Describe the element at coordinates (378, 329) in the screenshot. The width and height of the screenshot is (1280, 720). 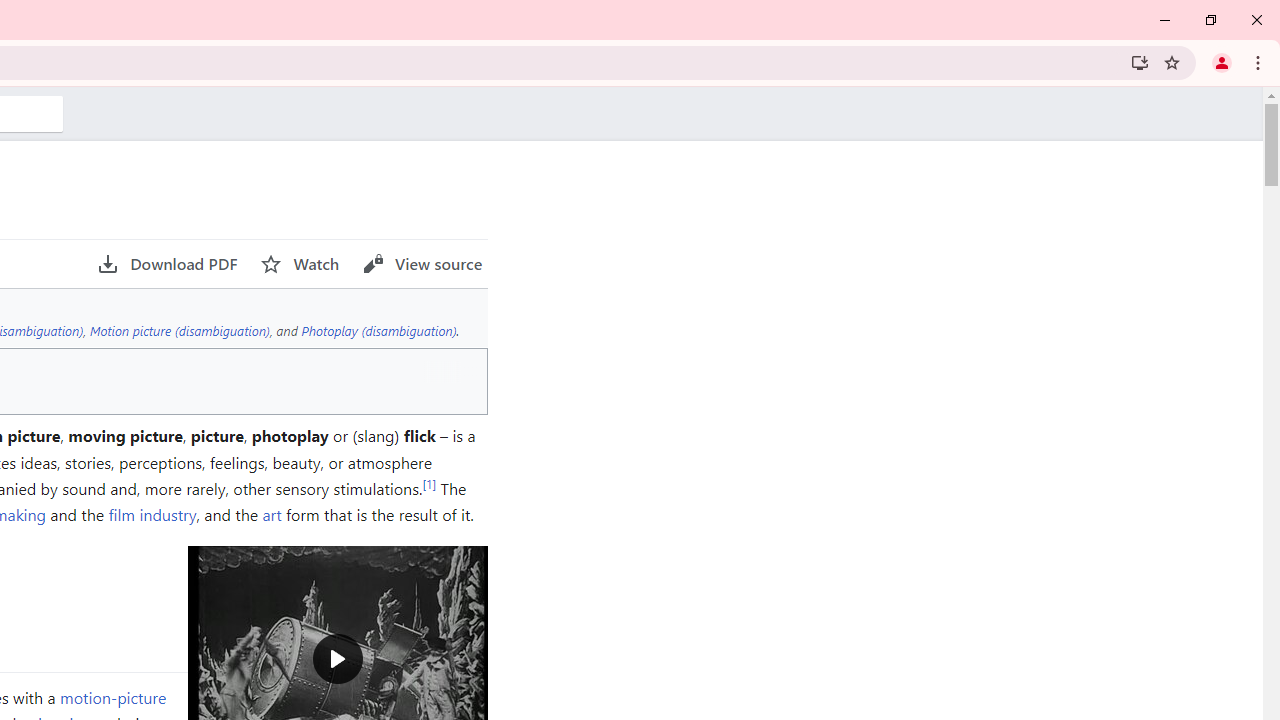
I see `'Photoplay (disambiguation)'` at that location.